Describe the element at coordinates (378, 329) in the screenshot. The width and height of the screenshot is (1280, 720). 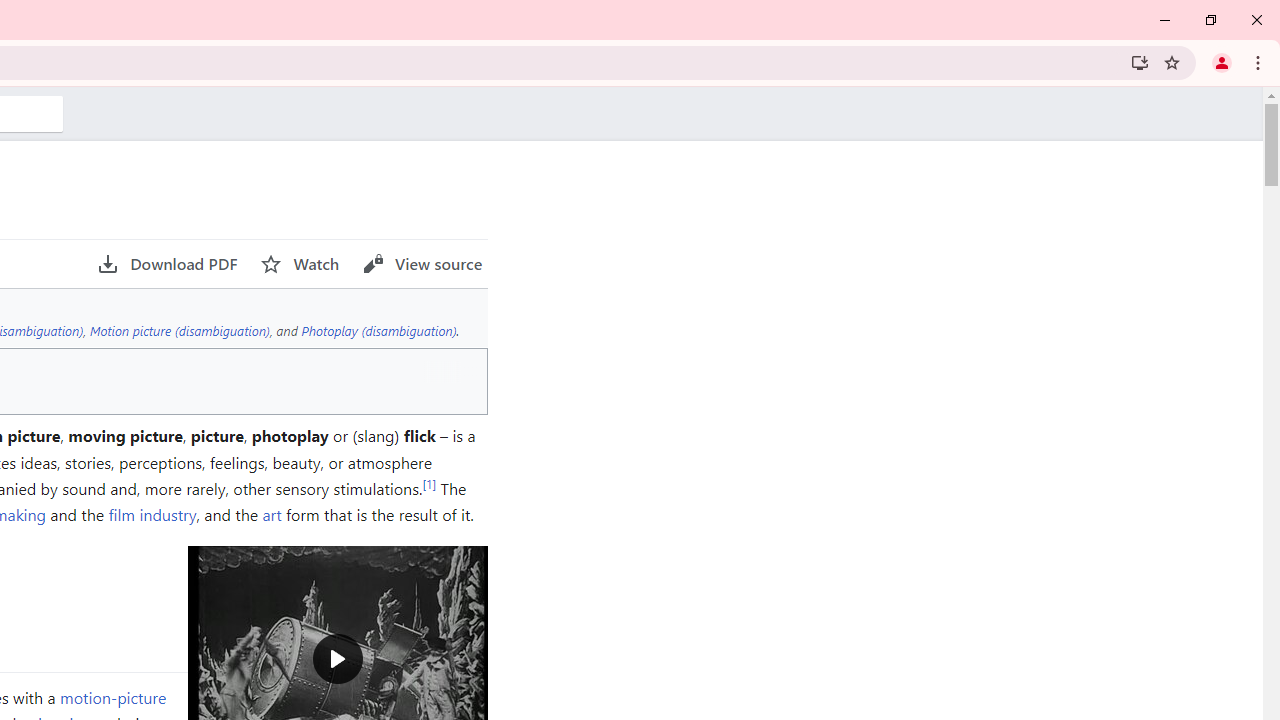
I see `'Photoplay (disambiguation)'` at that location.